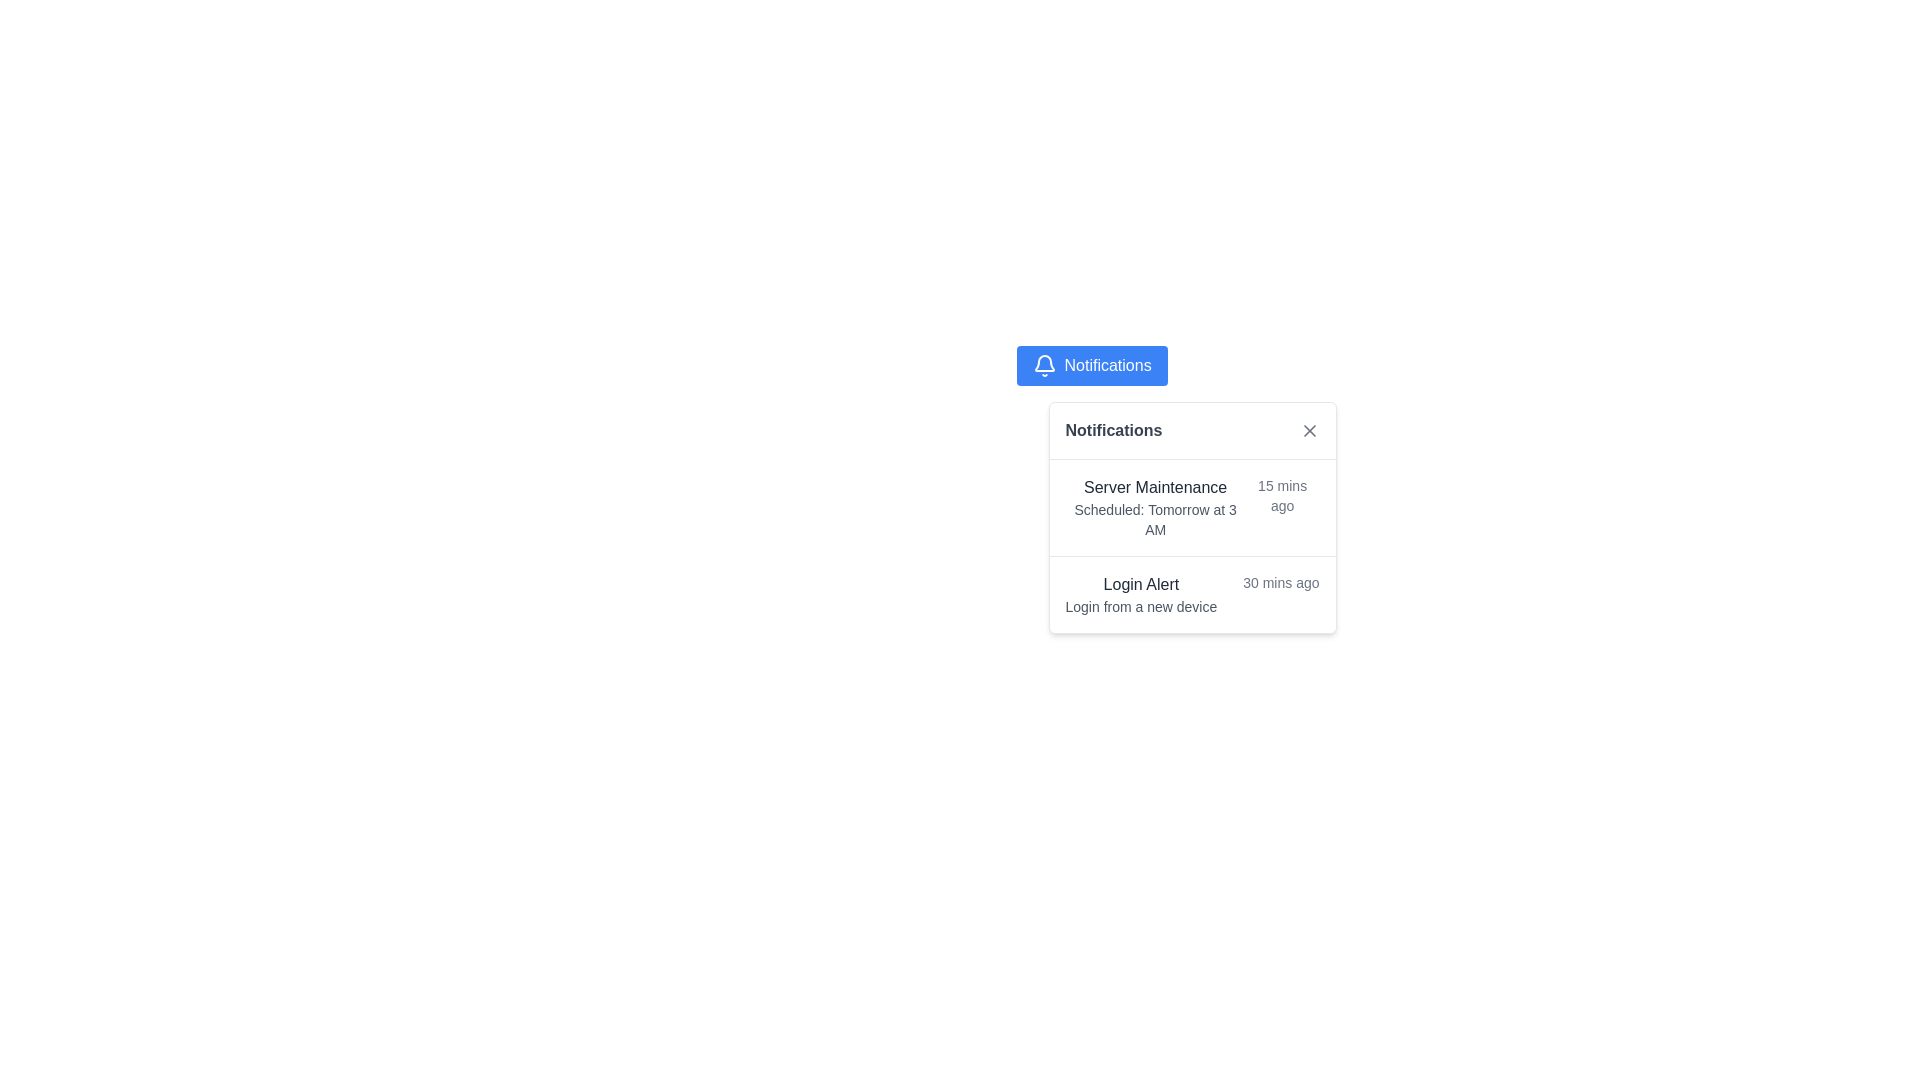 This screenshot has width=1920, height=1080. Describe the element at coordinates (1281, 582) in the screenshot. I see `the text label displaying '30 mins ago', which is aligned to the right side of the 'Login Alert' notification box, indicating a timestamp` at that location.